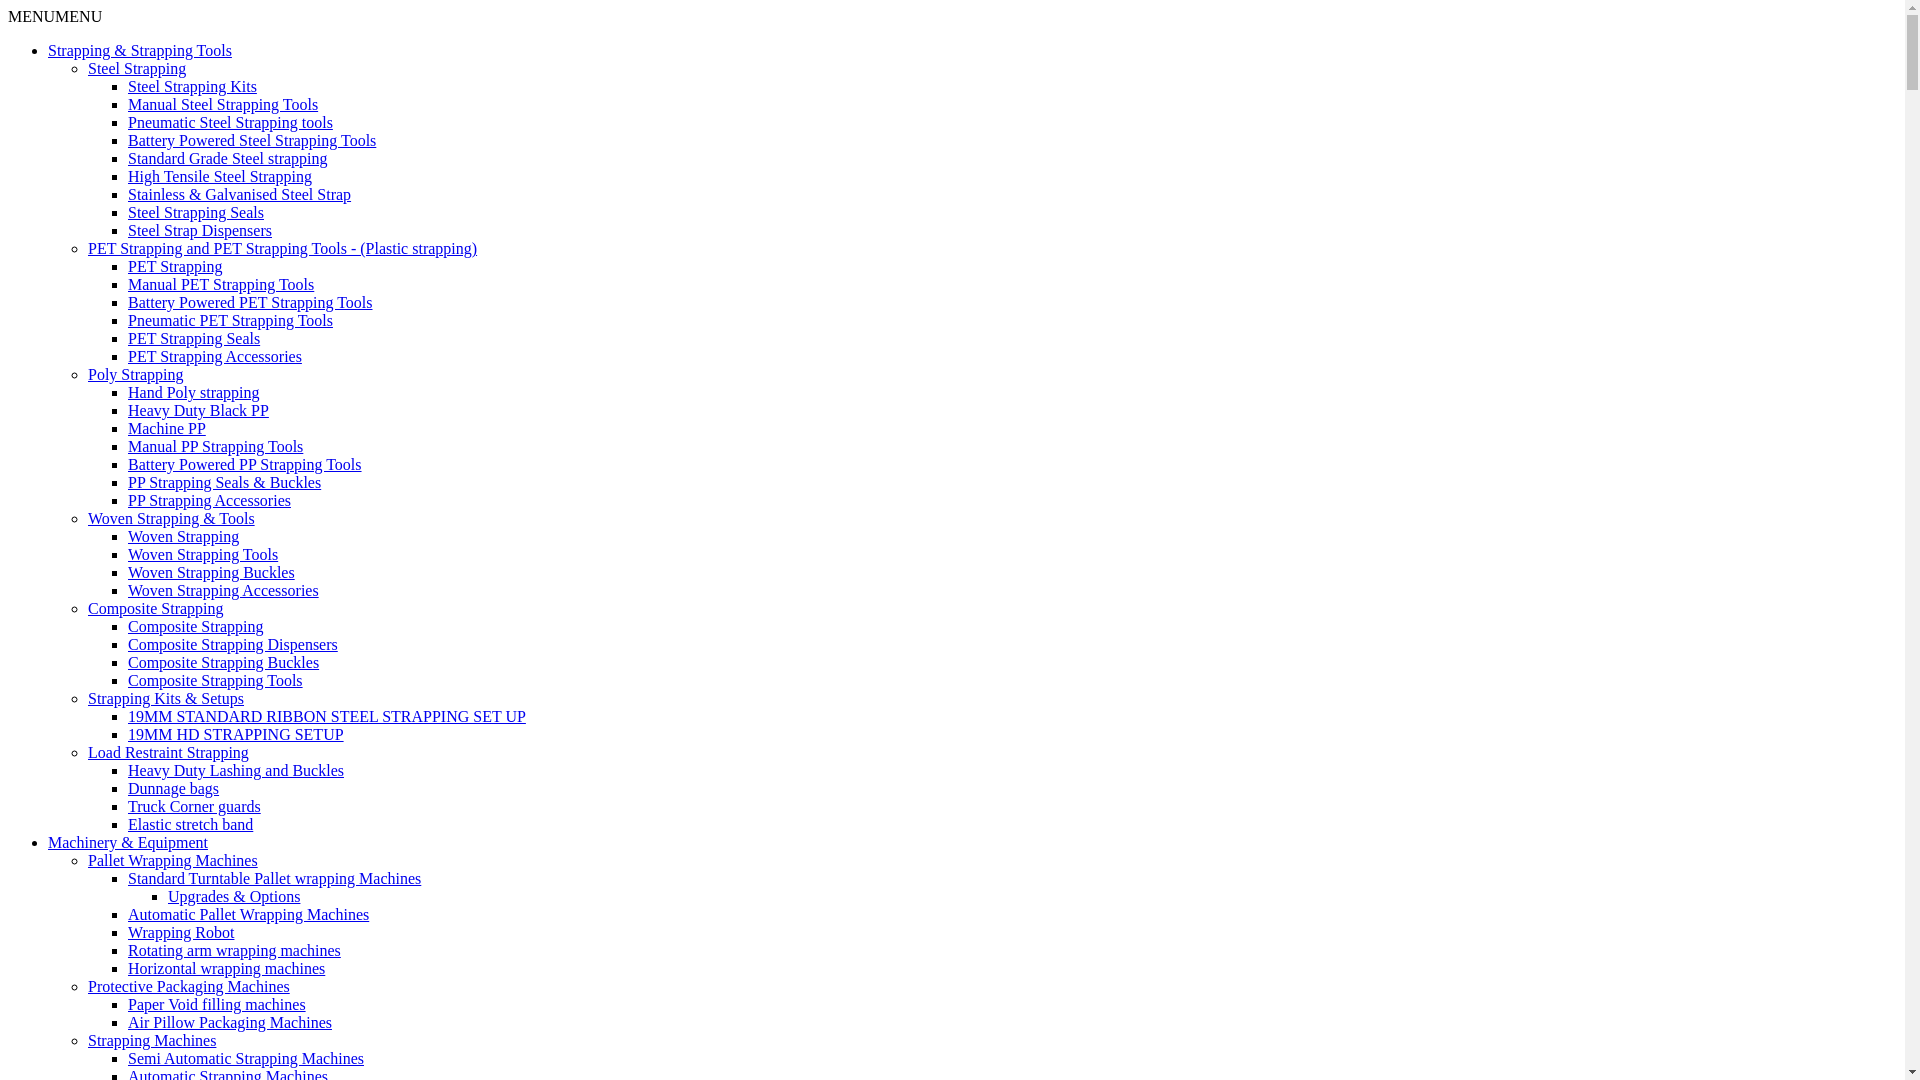 The width and height of the screenshot is (1920, 1080). Describe the element at coordinates (224, 482) in the screenshot. I see `'PP Strapping Seals & Buckles'` at that location.